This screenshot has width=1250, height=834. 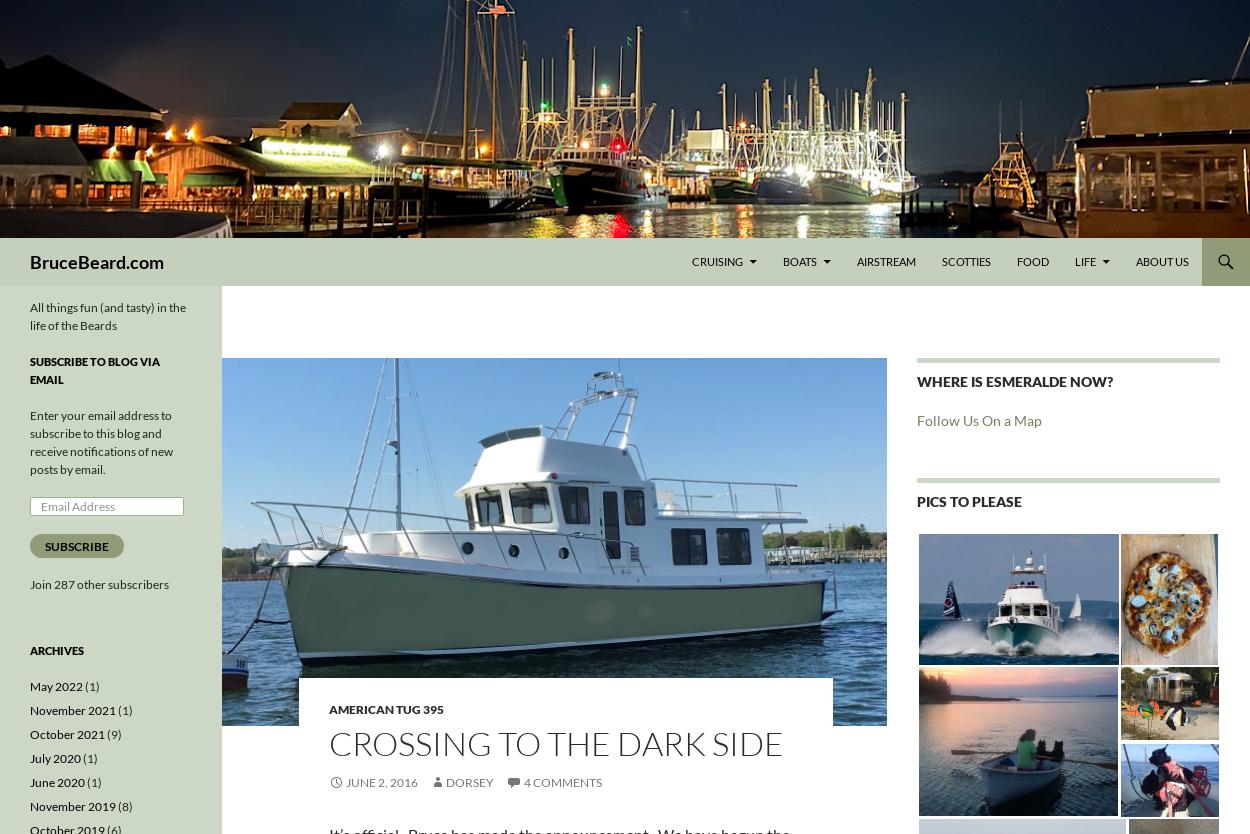 I want to click on 'Boats', so click(x=800, y=260).